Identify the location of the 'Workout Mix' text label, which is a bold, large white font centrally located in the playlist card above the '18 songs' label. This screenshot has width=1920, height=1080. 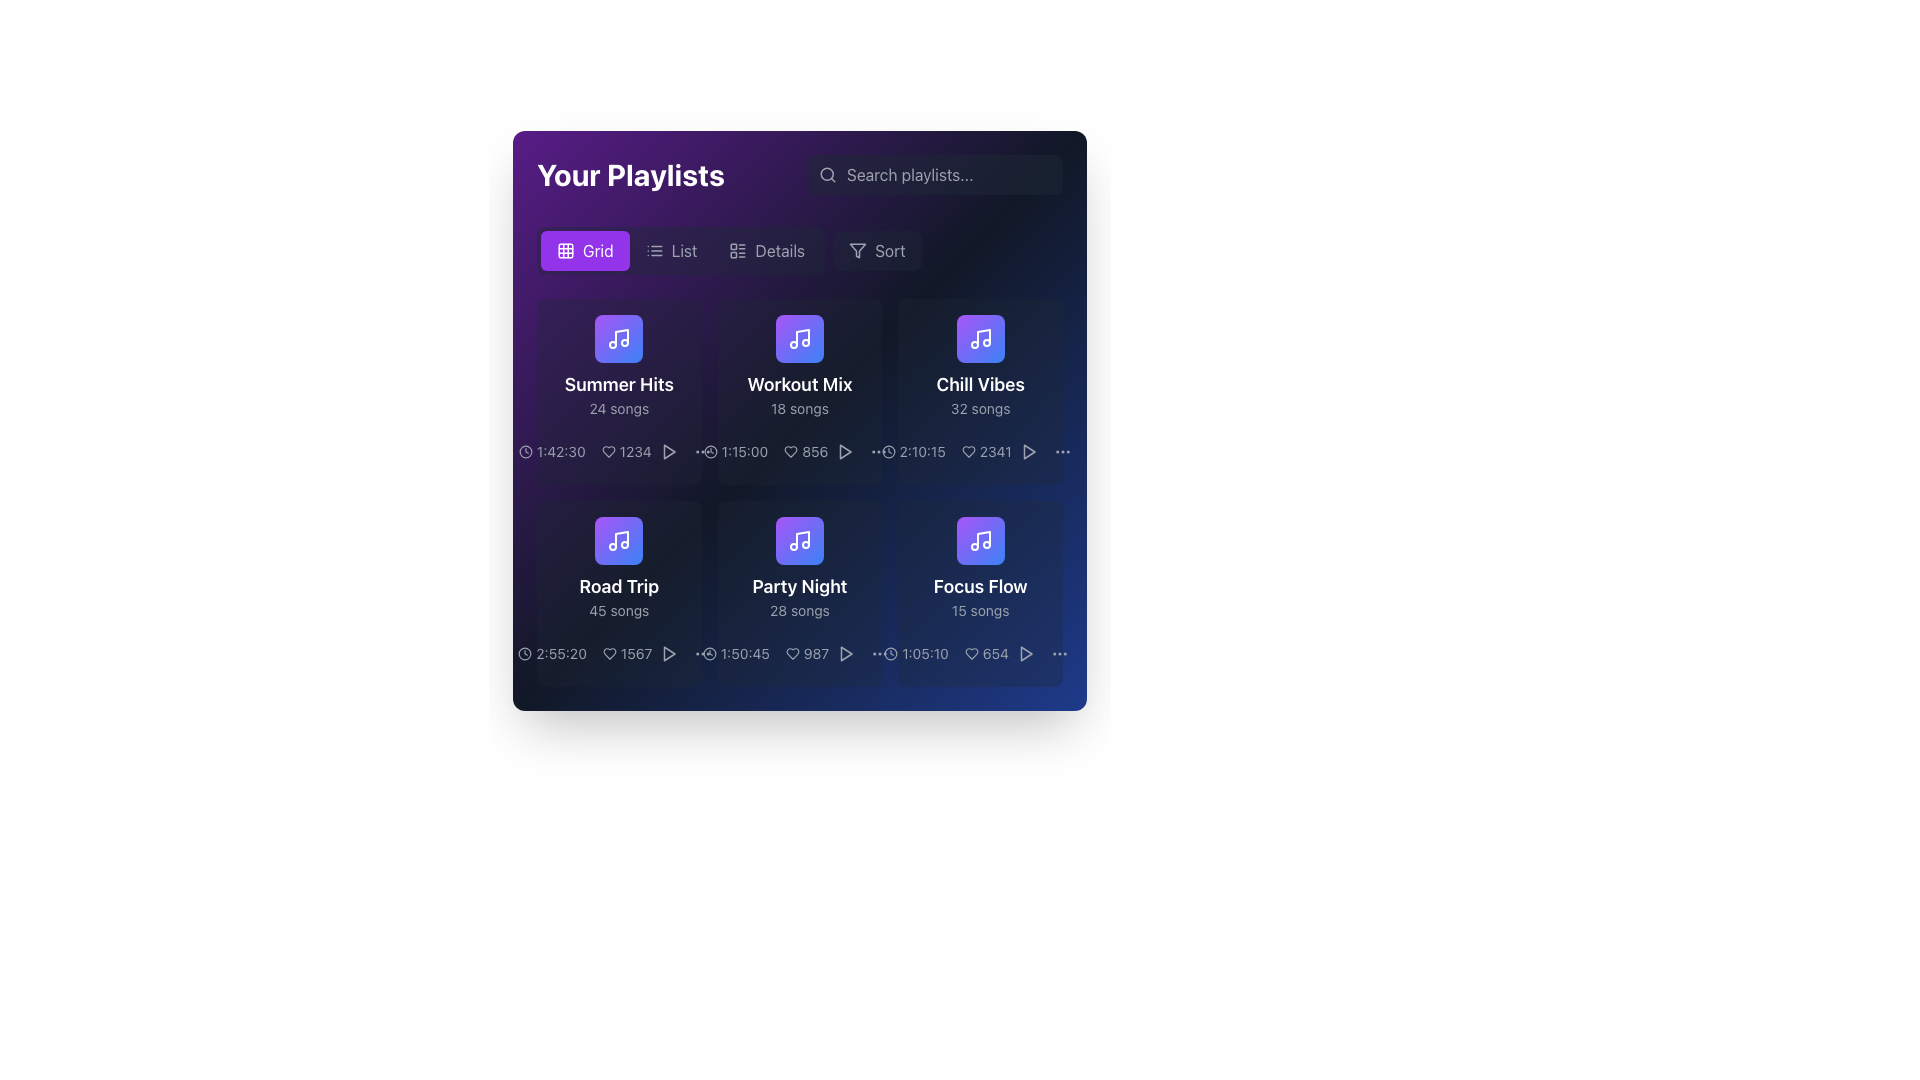
(800, 385).